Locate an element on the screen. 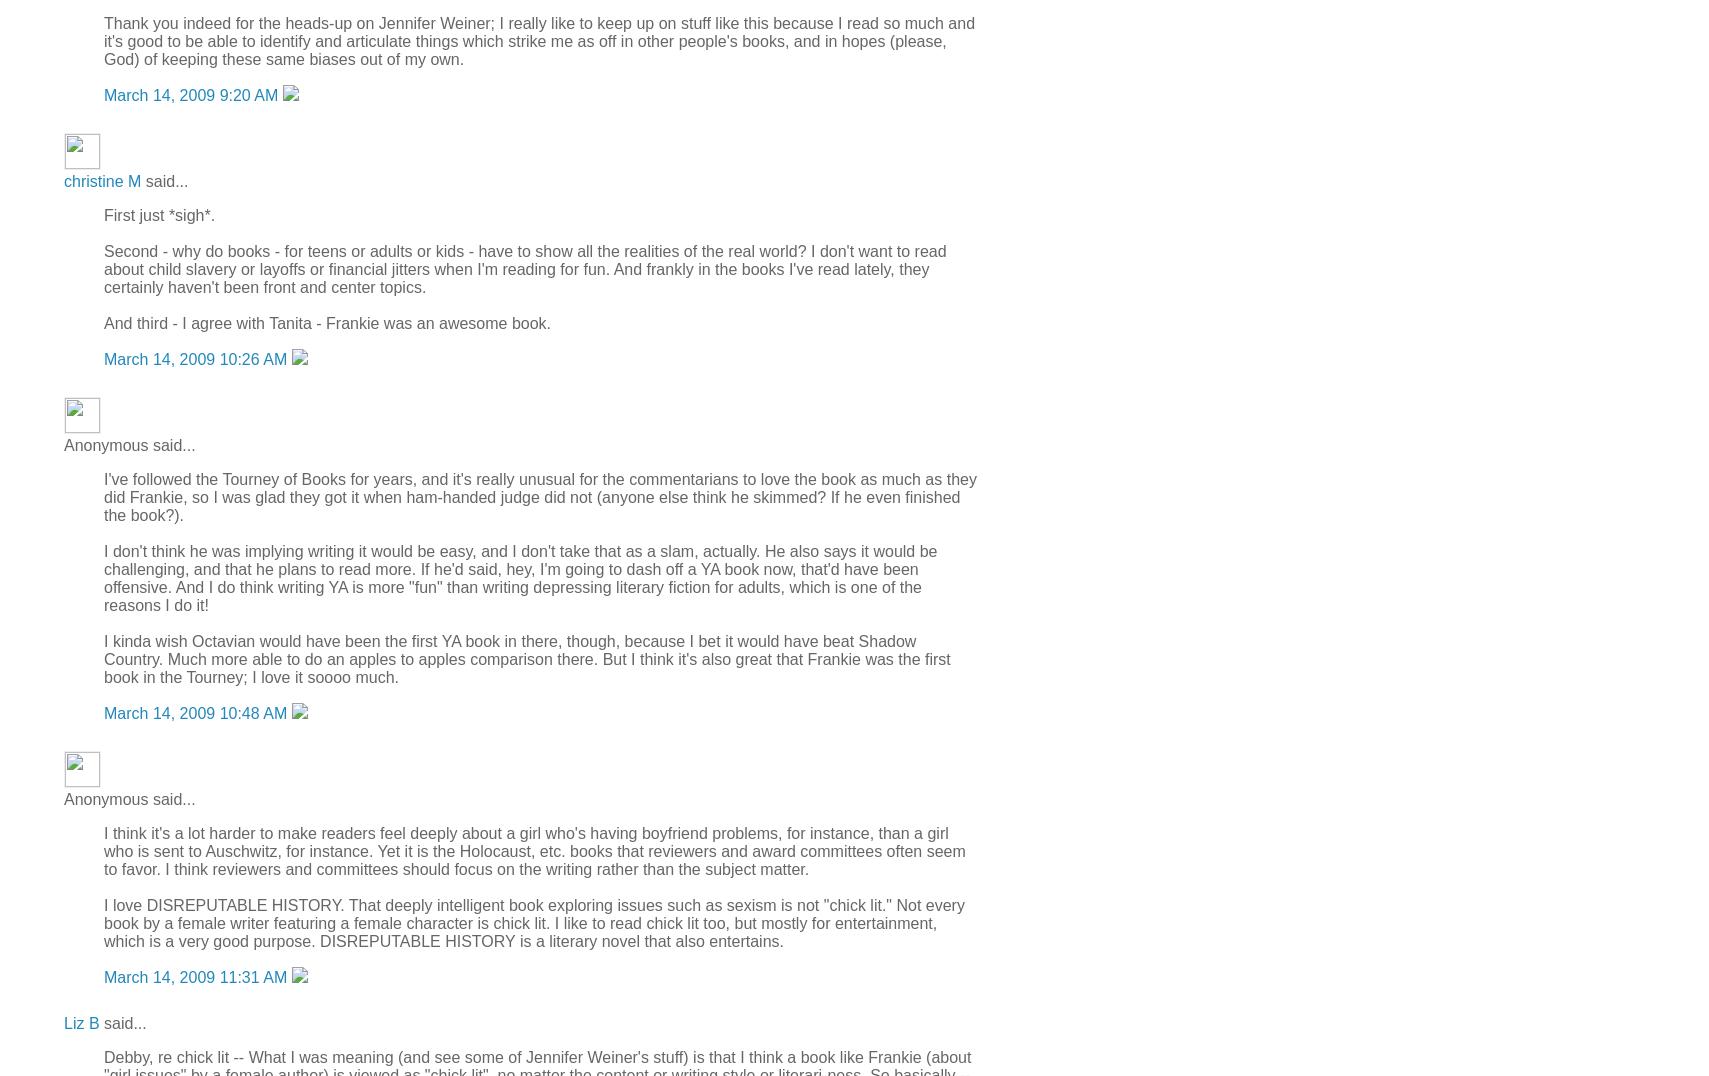 The image size is (1709, 1076). 'I don't think he was implying writing it would be easy, and I don't take that as a slam, actually. He also says it would be challenging, and that he plans to read more. If he'd said, hey, I'm going to dash off a YA book now, that'd have been offensive. And I do think writing YA is more "fun" than writing depressing literary fiction for adults, which is one of the reasons I do it!' is located at coordinates (519, 577).